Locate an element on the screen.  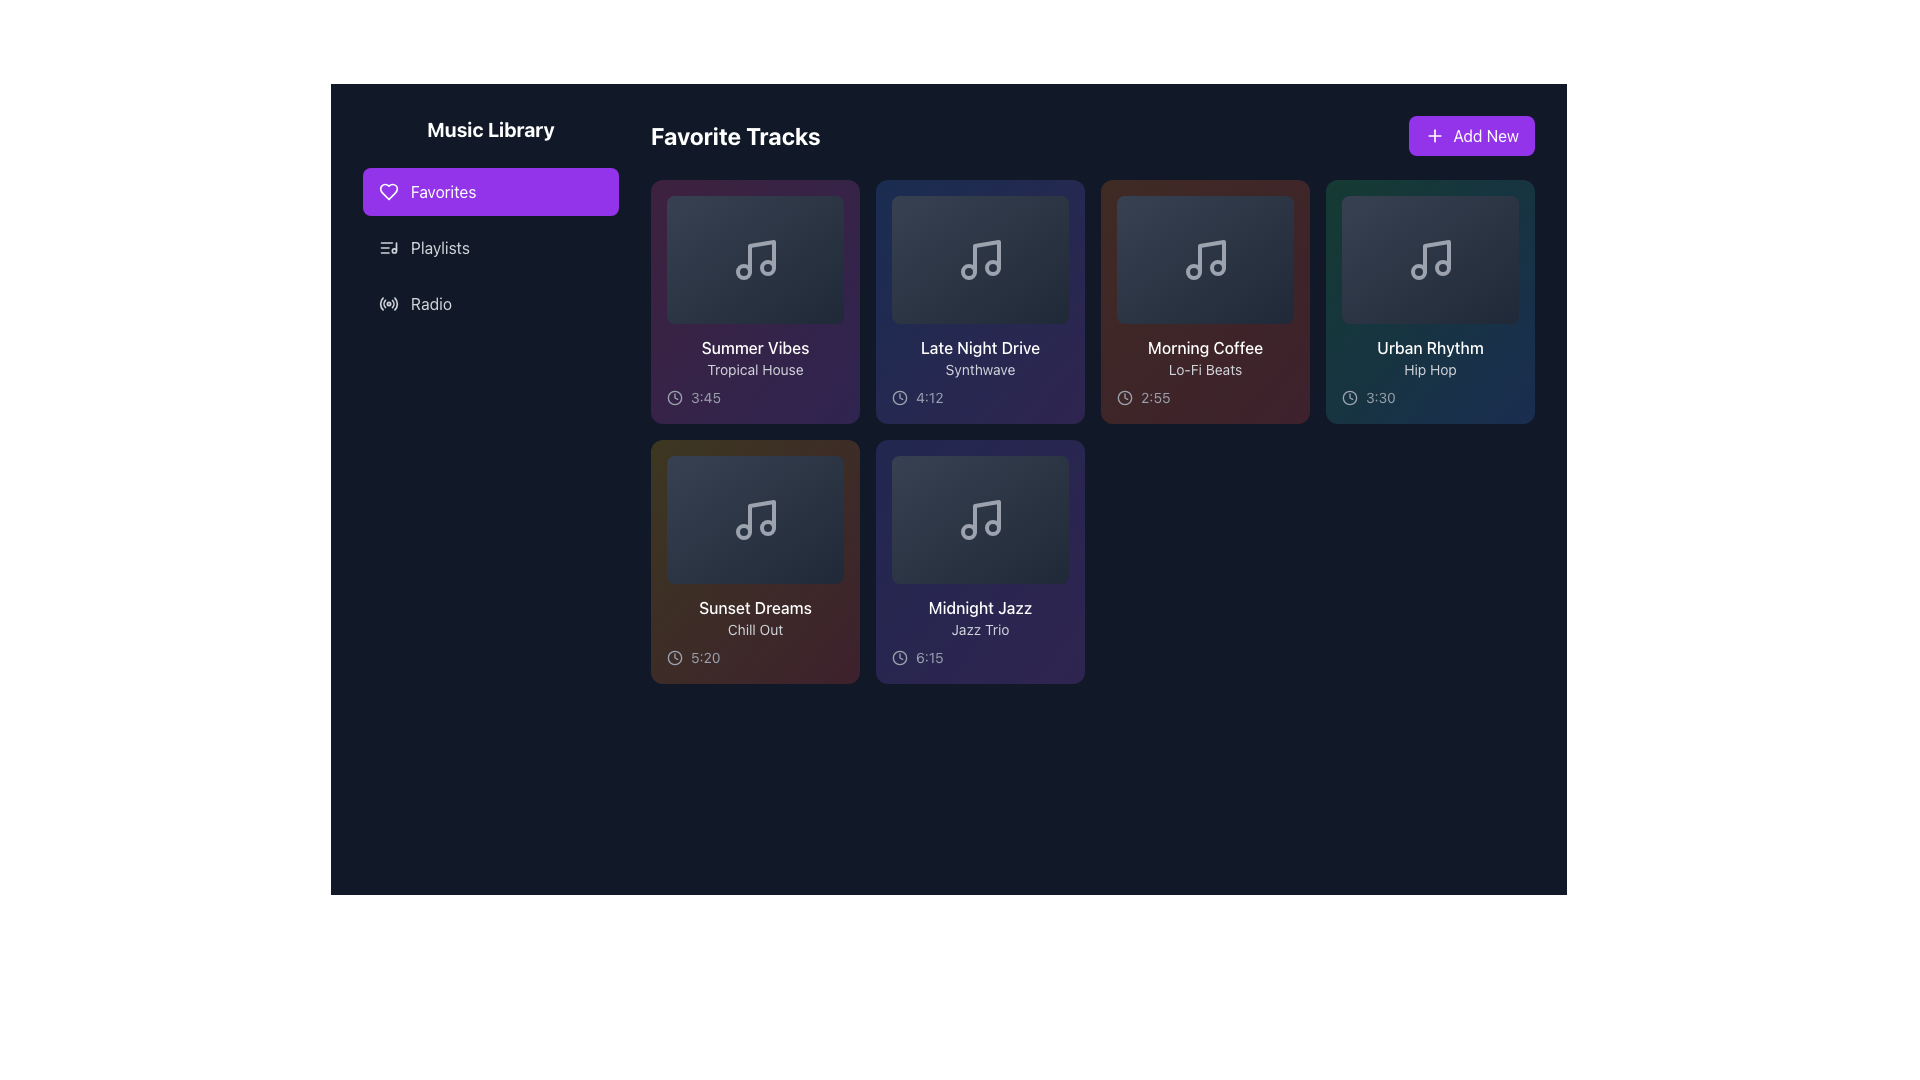
the decorative icon that signifies the time duration of the track, located to the left of the time text '5:20' is located at coordinates (675, 658).